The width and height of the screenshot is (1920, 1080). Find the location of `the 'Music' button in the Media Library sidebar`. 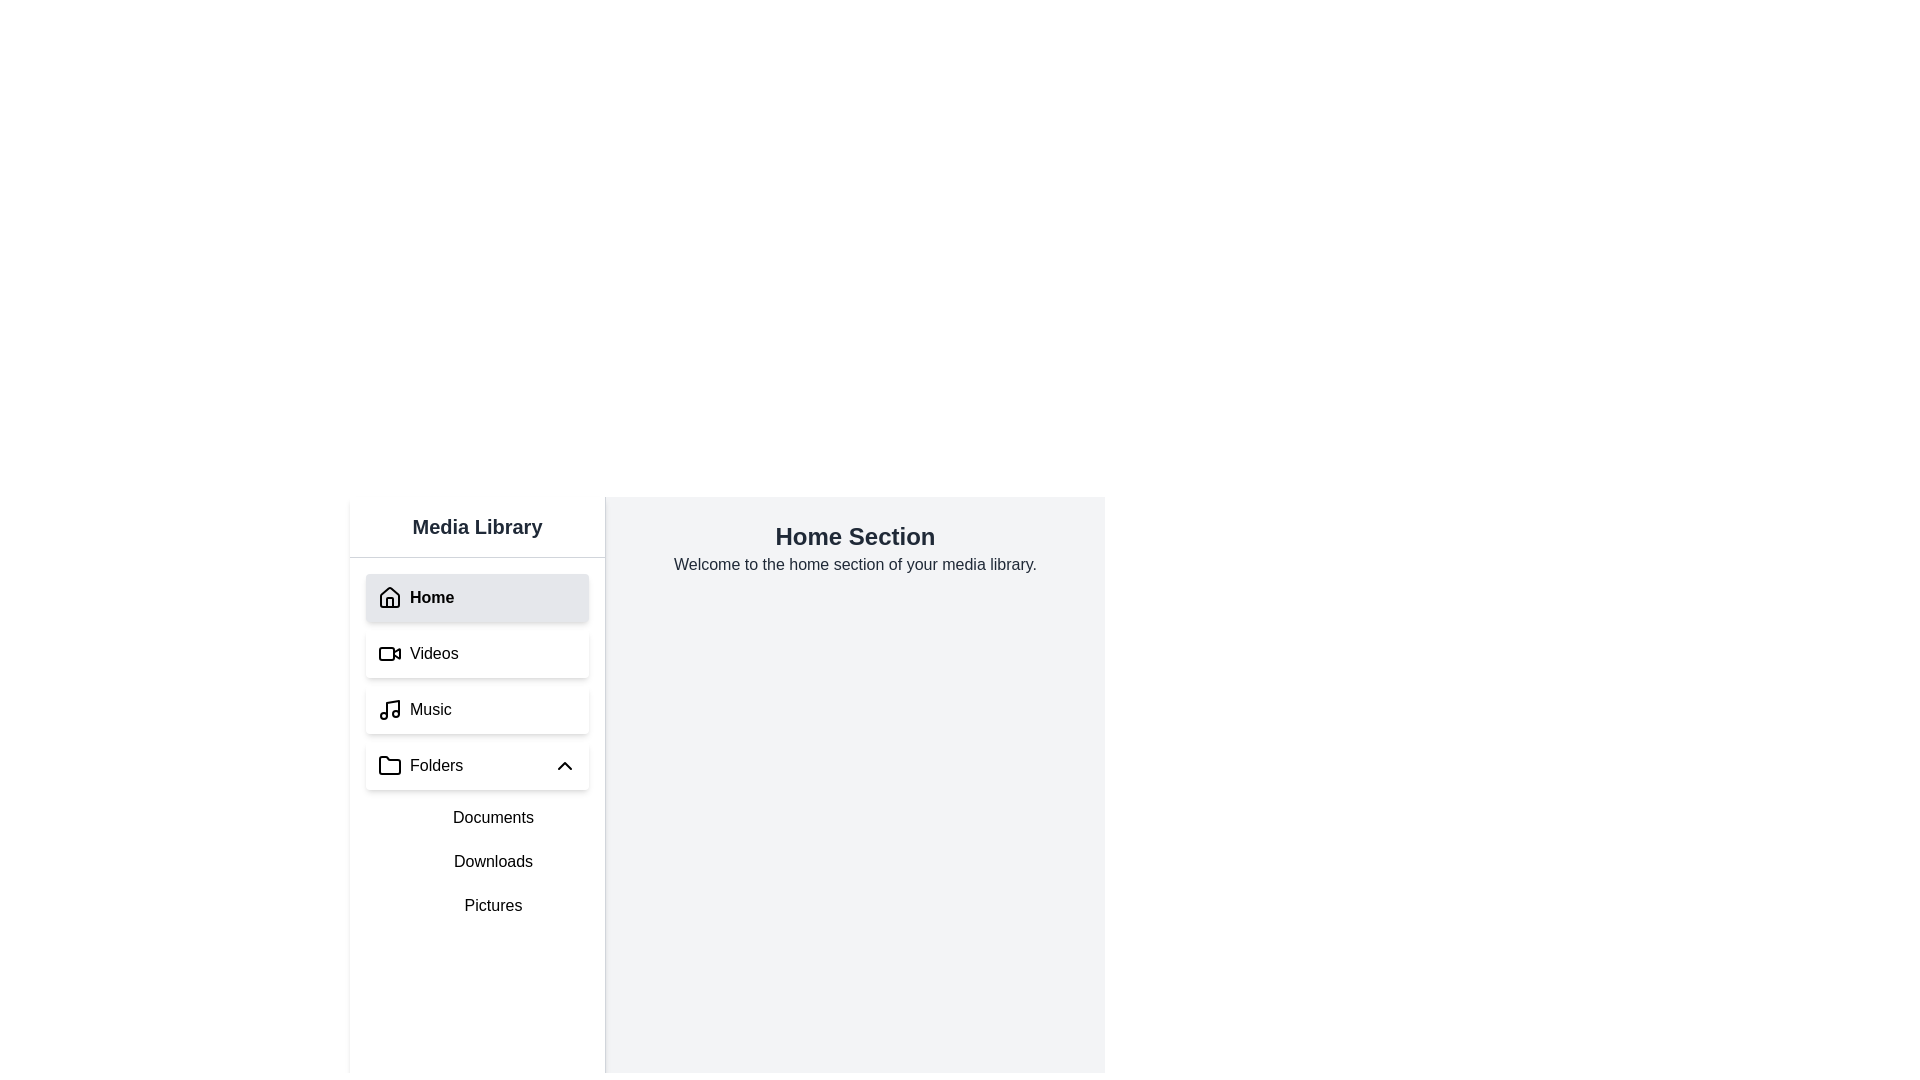

the 'Music' button in the Media Library sidebar is located at coordinates (476, 708).